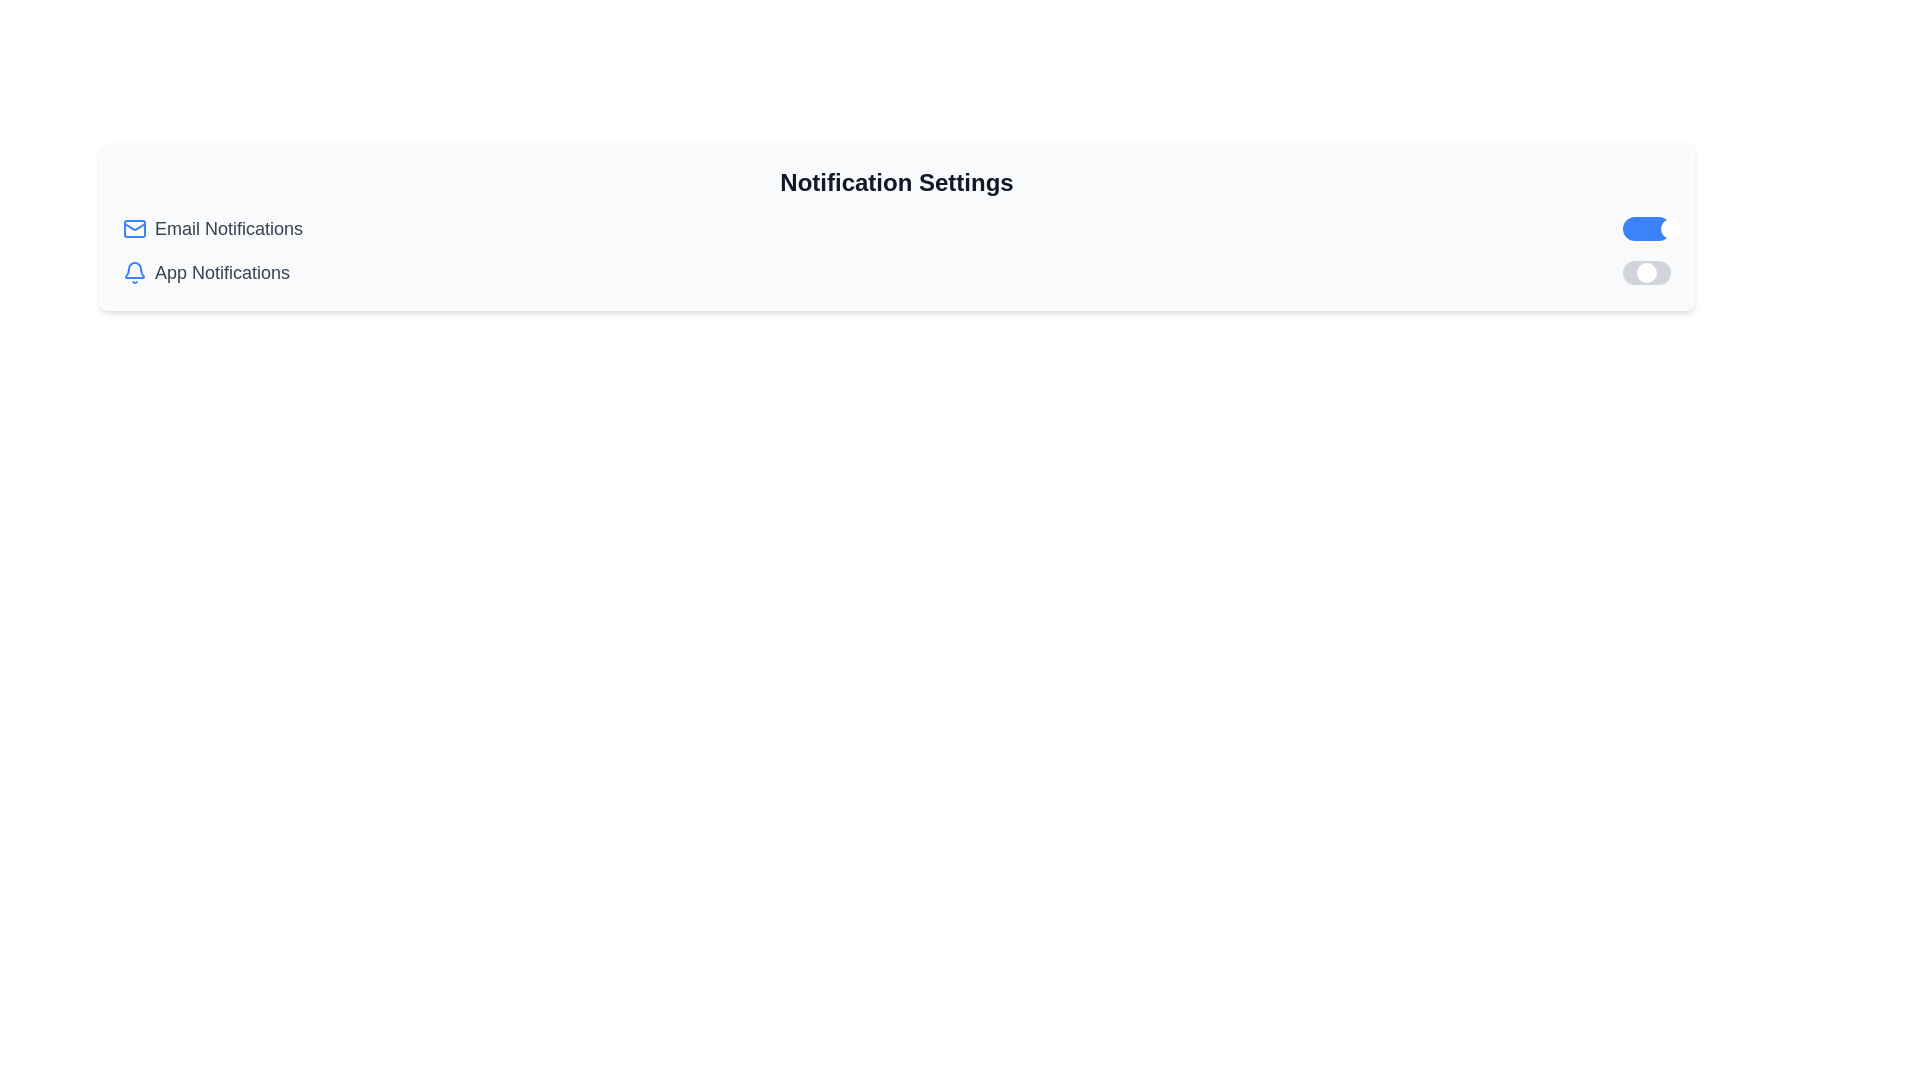  Describe the element at coordinates (133, 273) in the screenshot. I see `the notifications icon located in the 'App Notifications' section, positioned before the descriptive text` at that location.